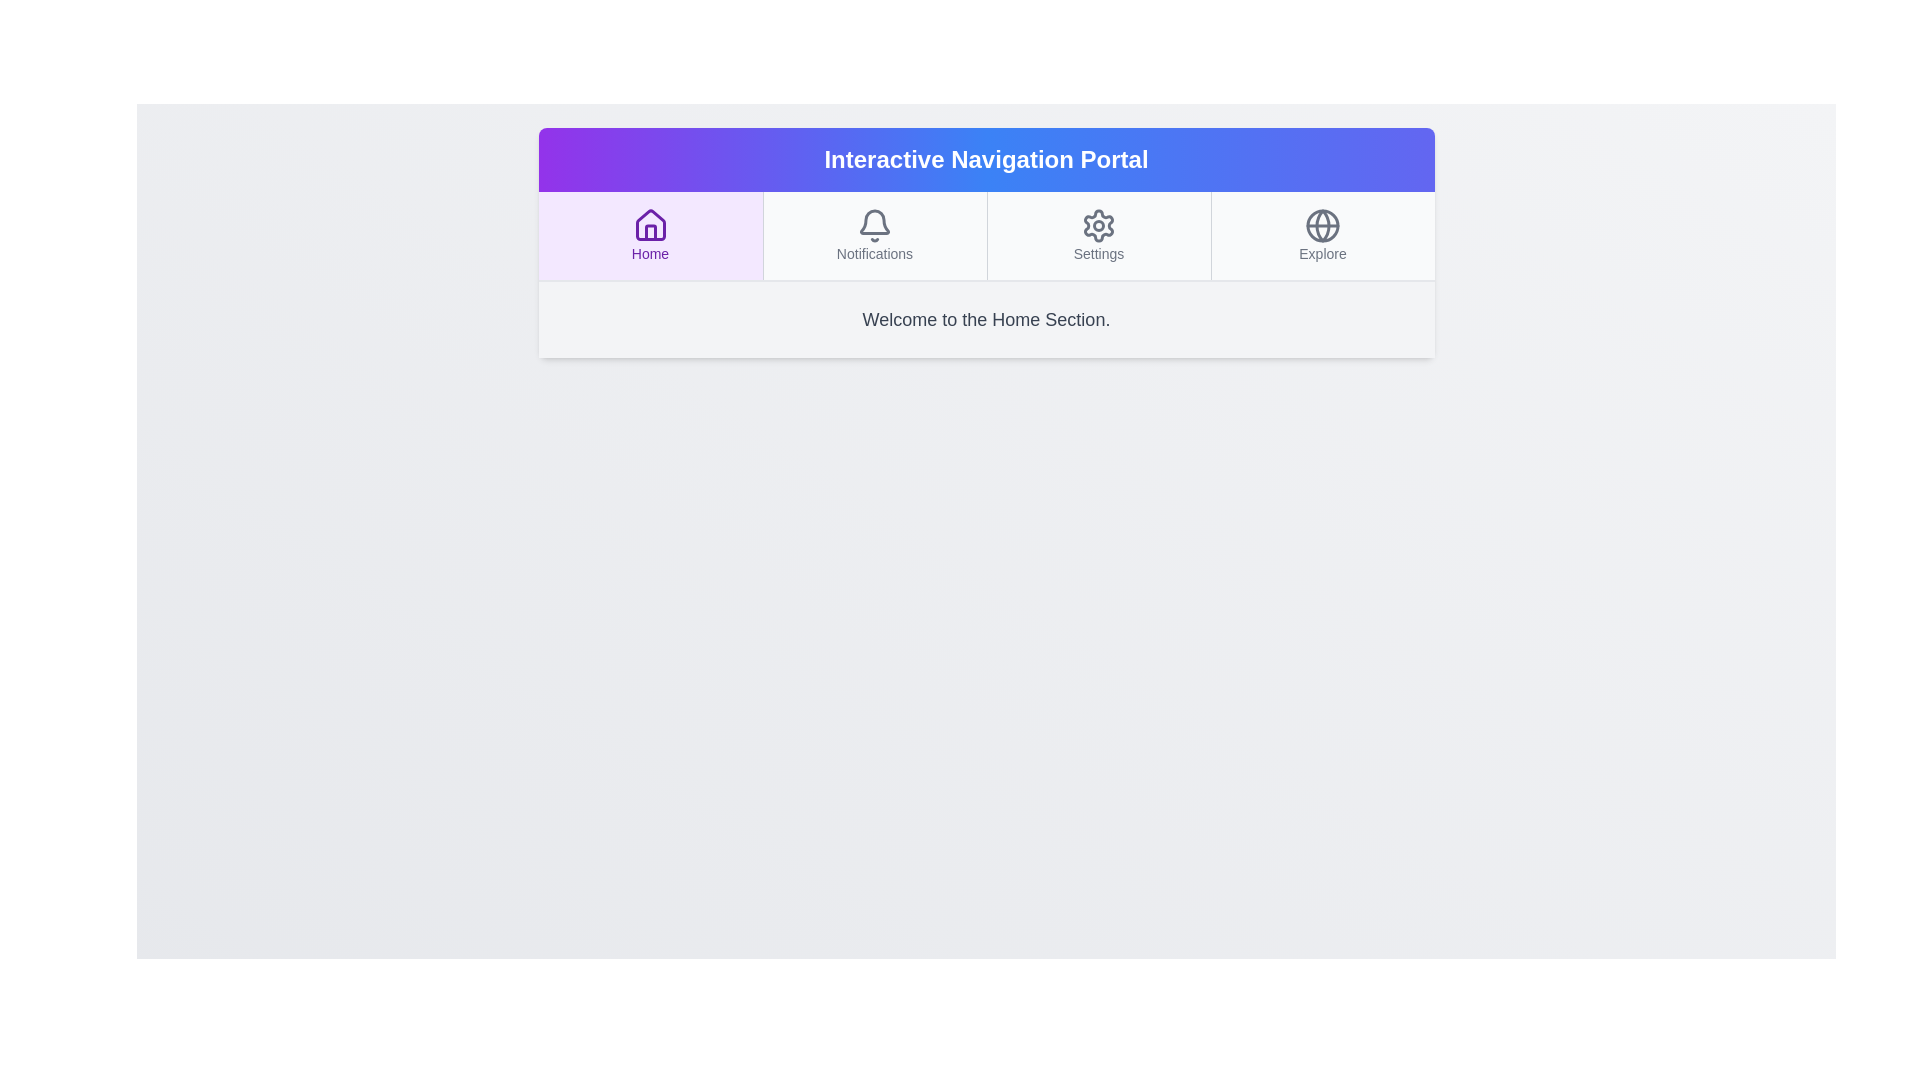 This screenshot has width=1920, height=1080. Describe the element at coordinates (1323, 225) in the screenshot. I see `the central circular portion of the globe icon in the navigation bar, which represents the 'Explore' section` at that location.